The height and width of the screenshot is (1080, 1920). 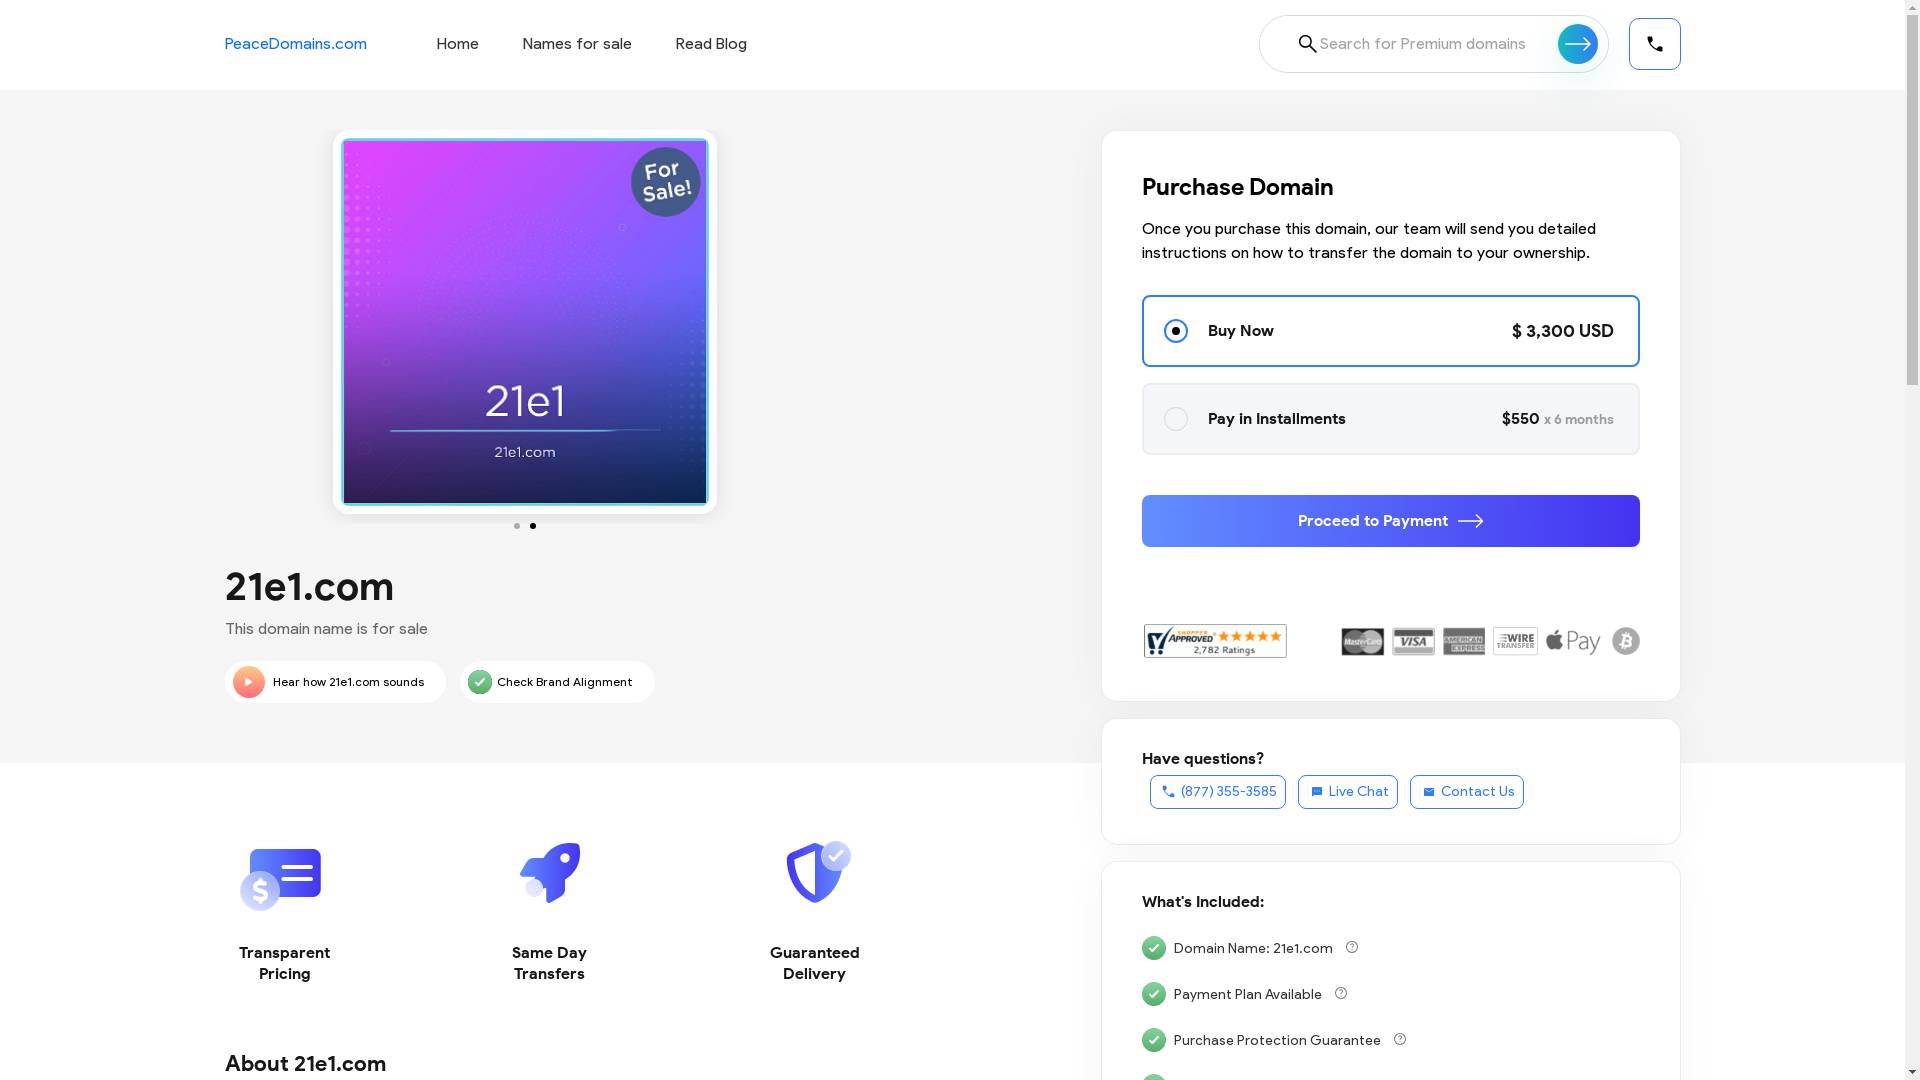 What do you see at coordinates (334, 681) in the screenshot?
I see `'Hear how 21e1.com sounds'` at bounding box center [334, 681].